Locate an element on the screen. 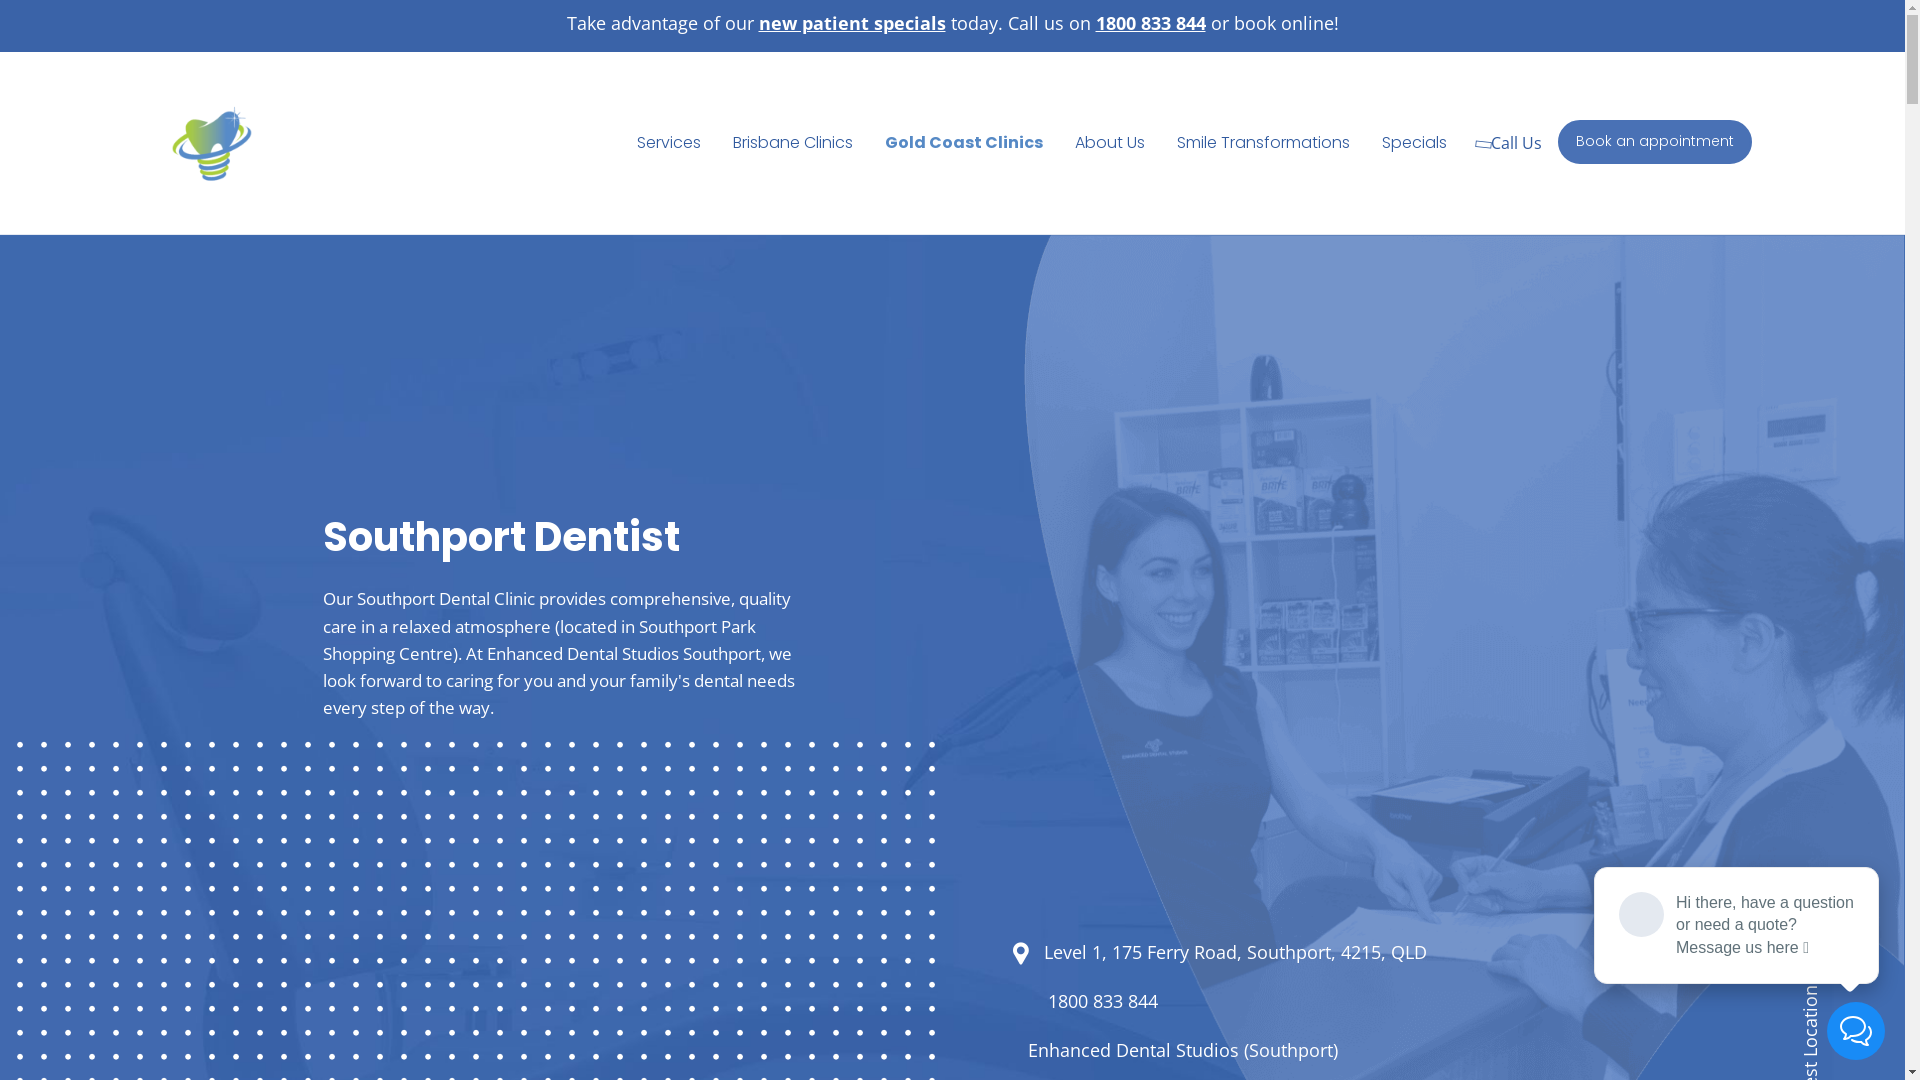 Image resolution: width=1920 pixels, height=1080 pixels. 'Services' is located at coordinates (668, 141).